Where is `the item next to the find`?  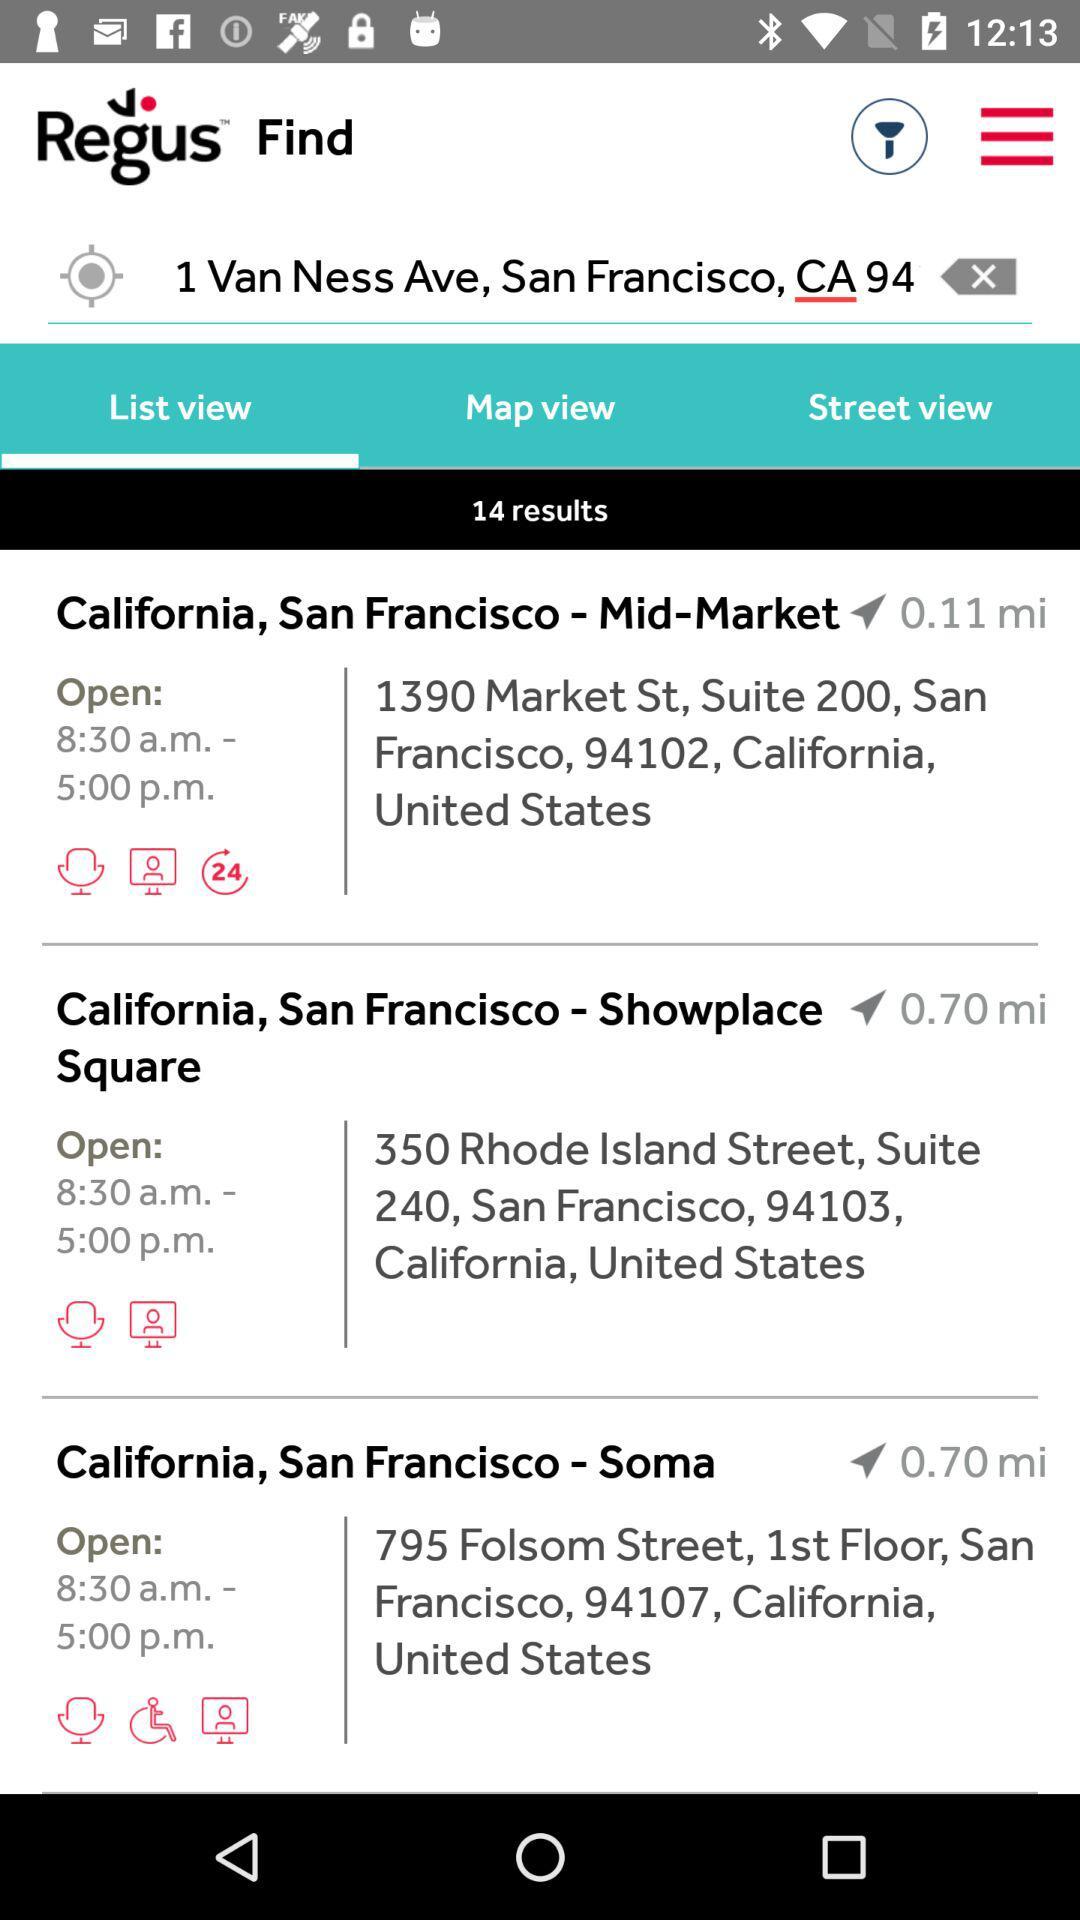 the item next to the find is located at coordinates (114, 135).